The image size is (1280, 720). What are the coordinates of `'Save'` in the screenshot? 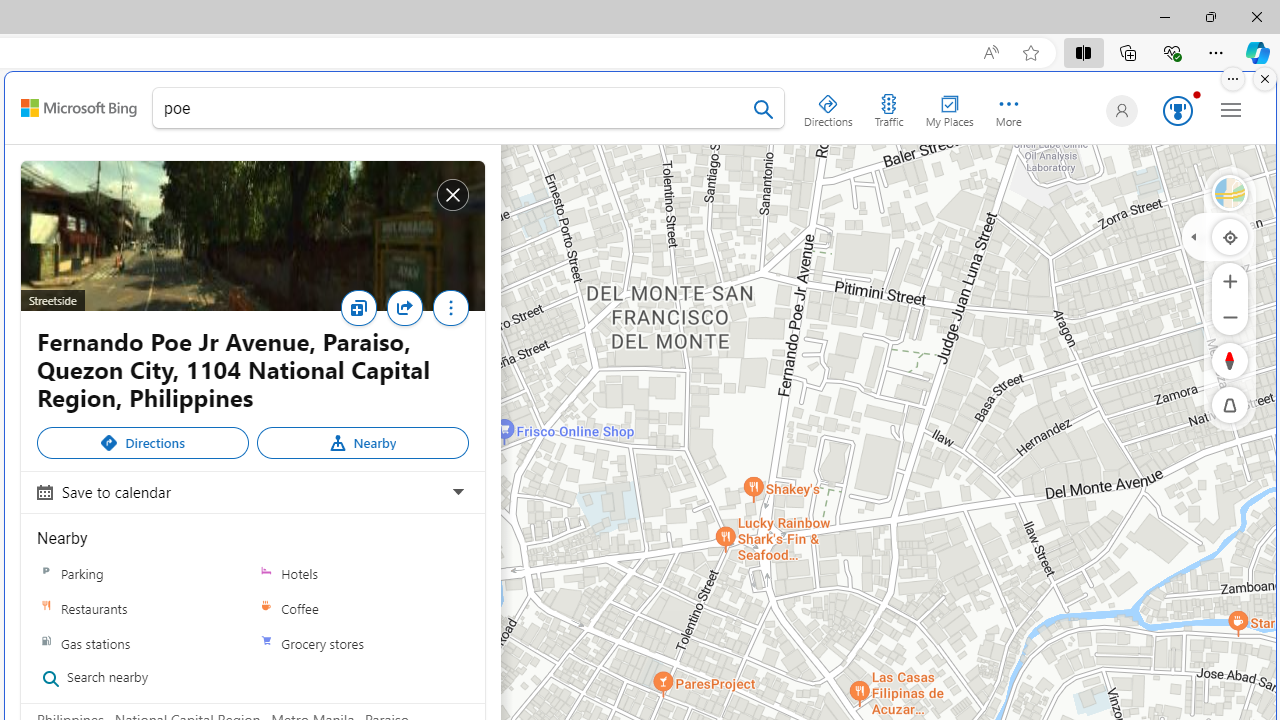 It's located at (359, 308).